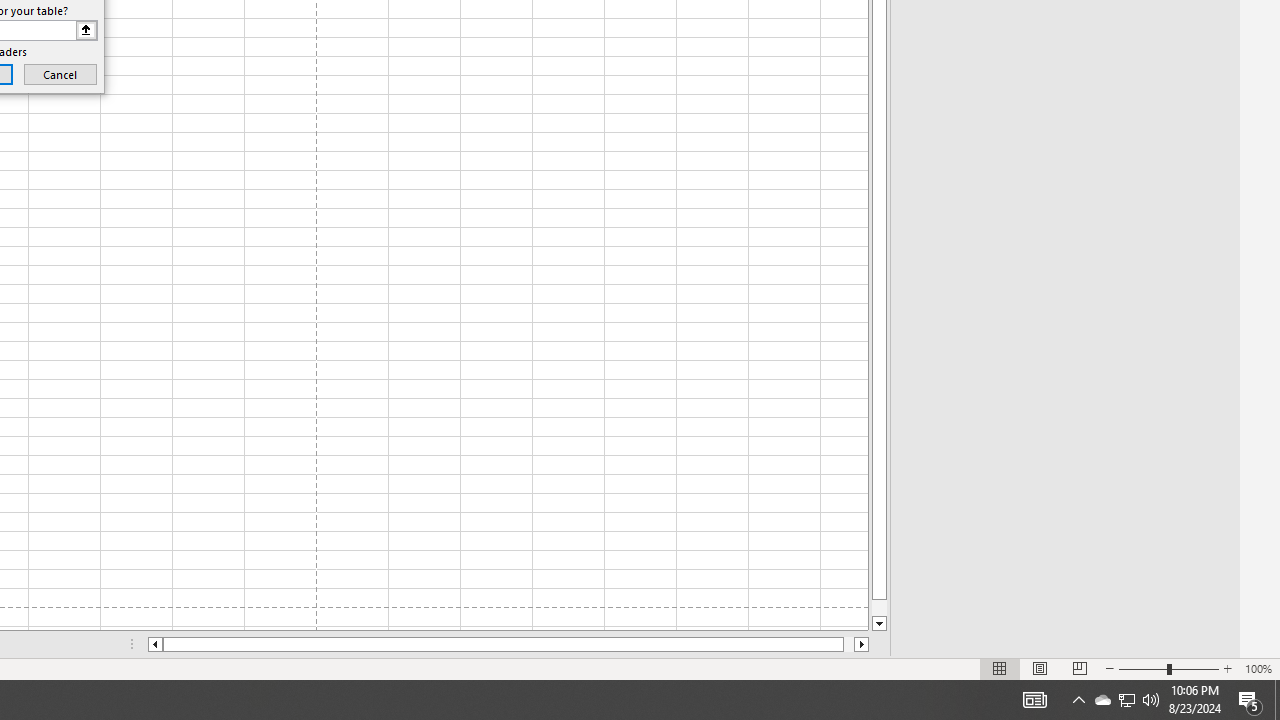  What do you see at coordinates (1143, 669) in the screenshot?
I see `'Zoom Out'` at bounding box center [1143, 669].